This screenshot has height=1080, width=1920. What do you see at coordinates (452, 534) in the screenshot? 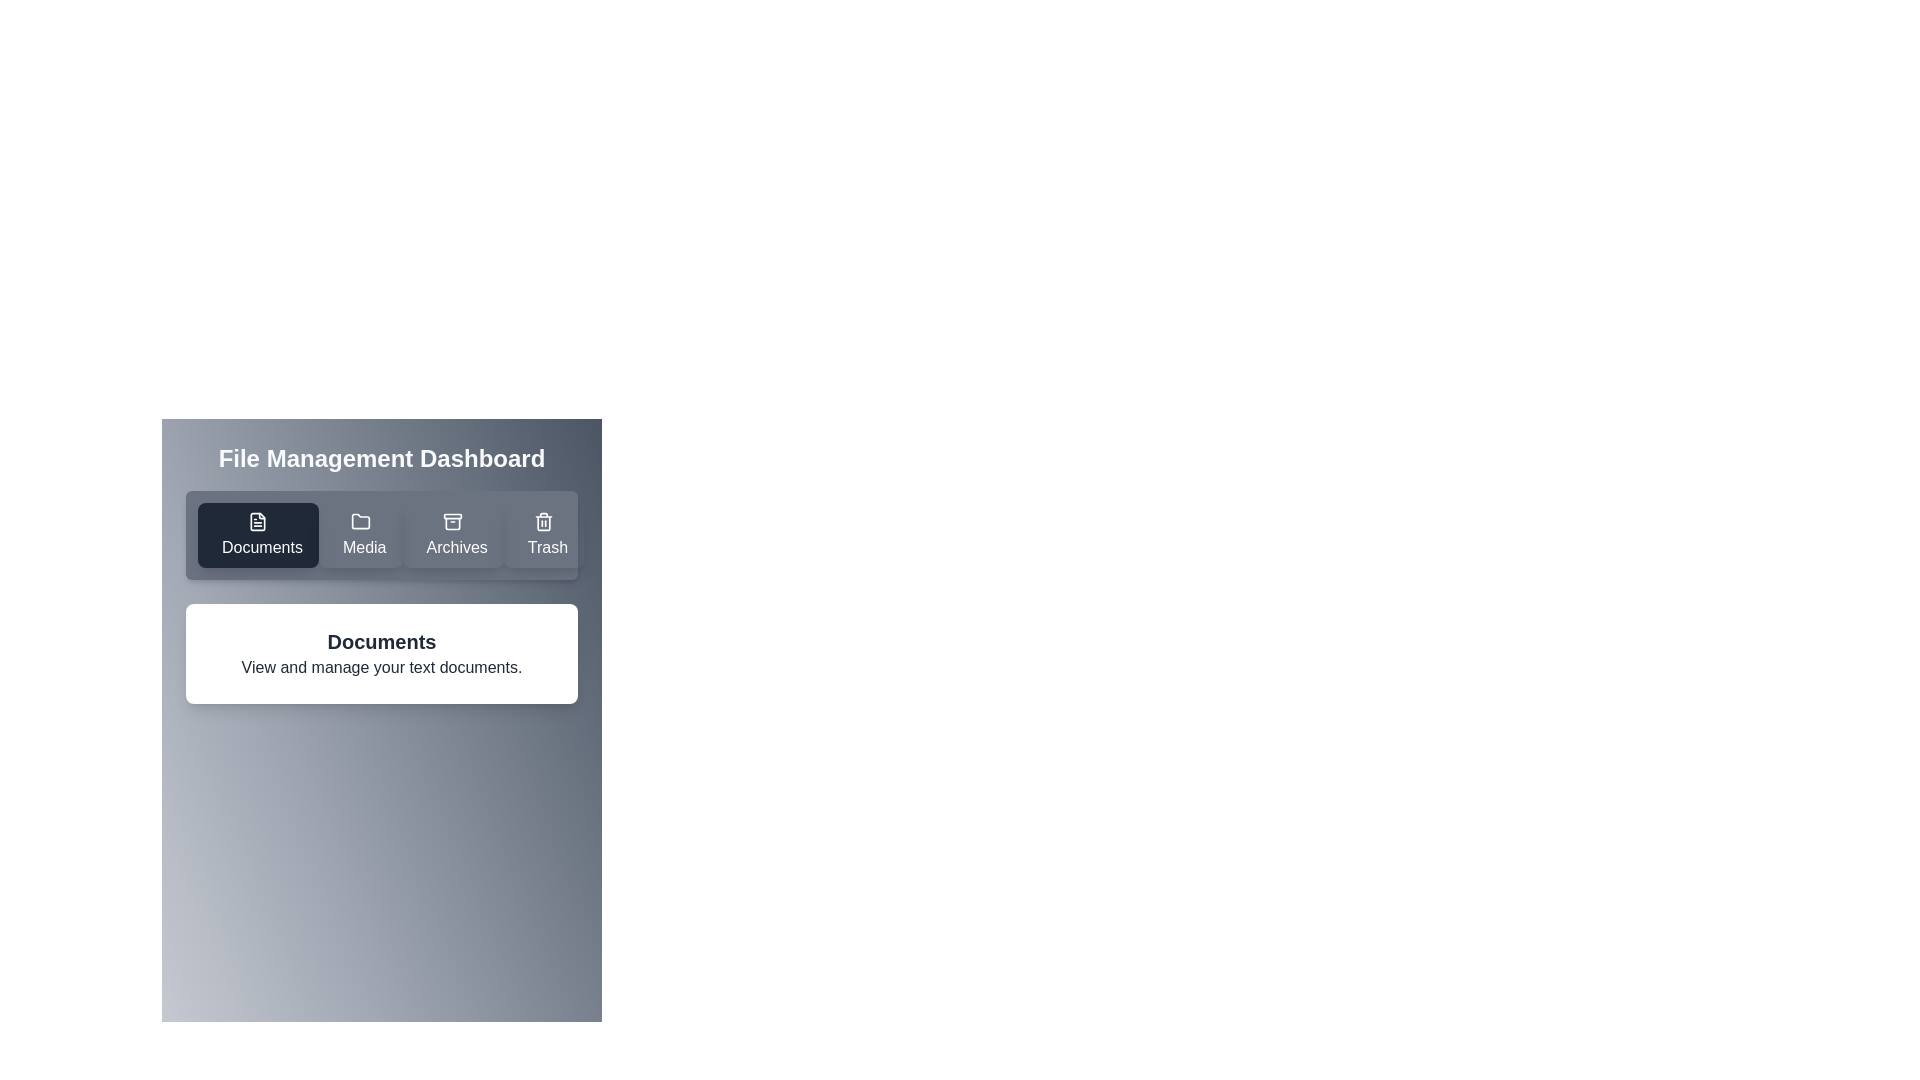
I see `the tab button corresponding to Archives` at bounding box center [452, 534].